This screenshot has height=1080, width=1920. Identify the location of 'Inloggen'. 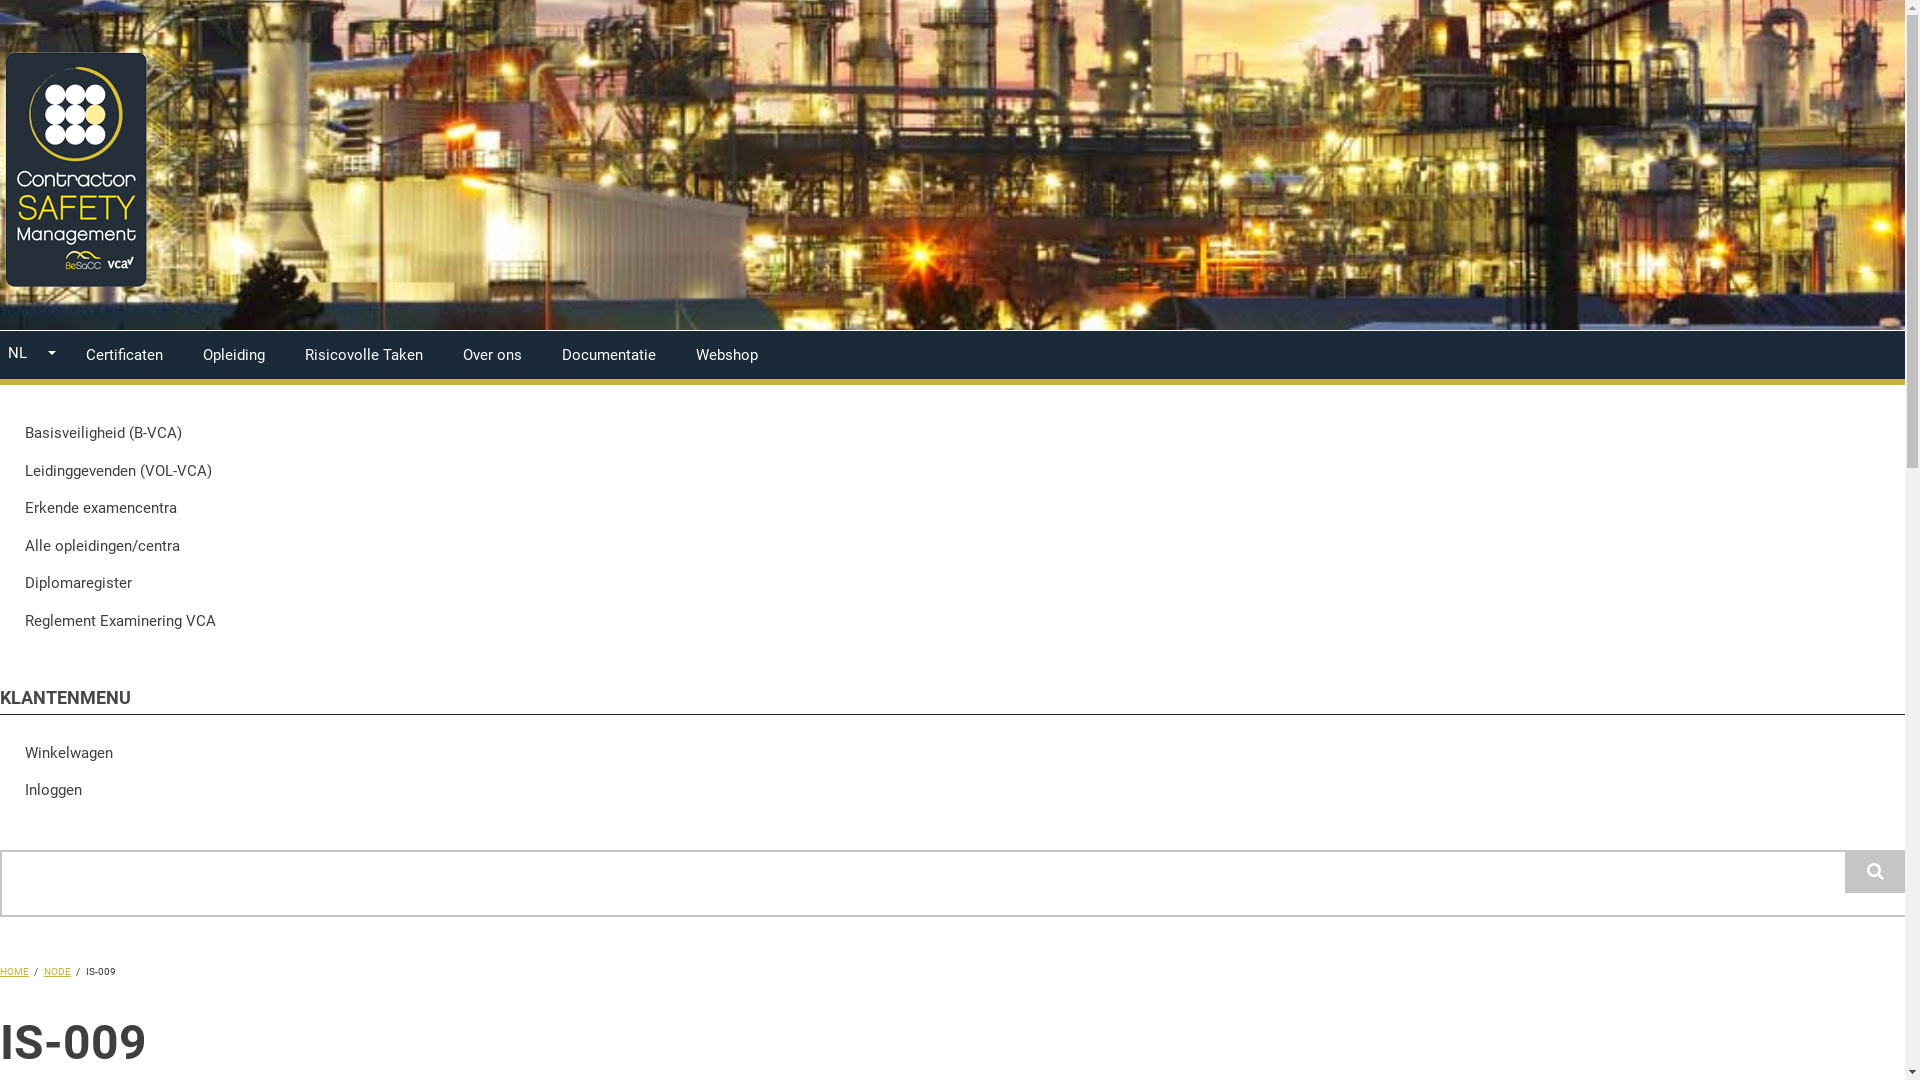
(0, 789).